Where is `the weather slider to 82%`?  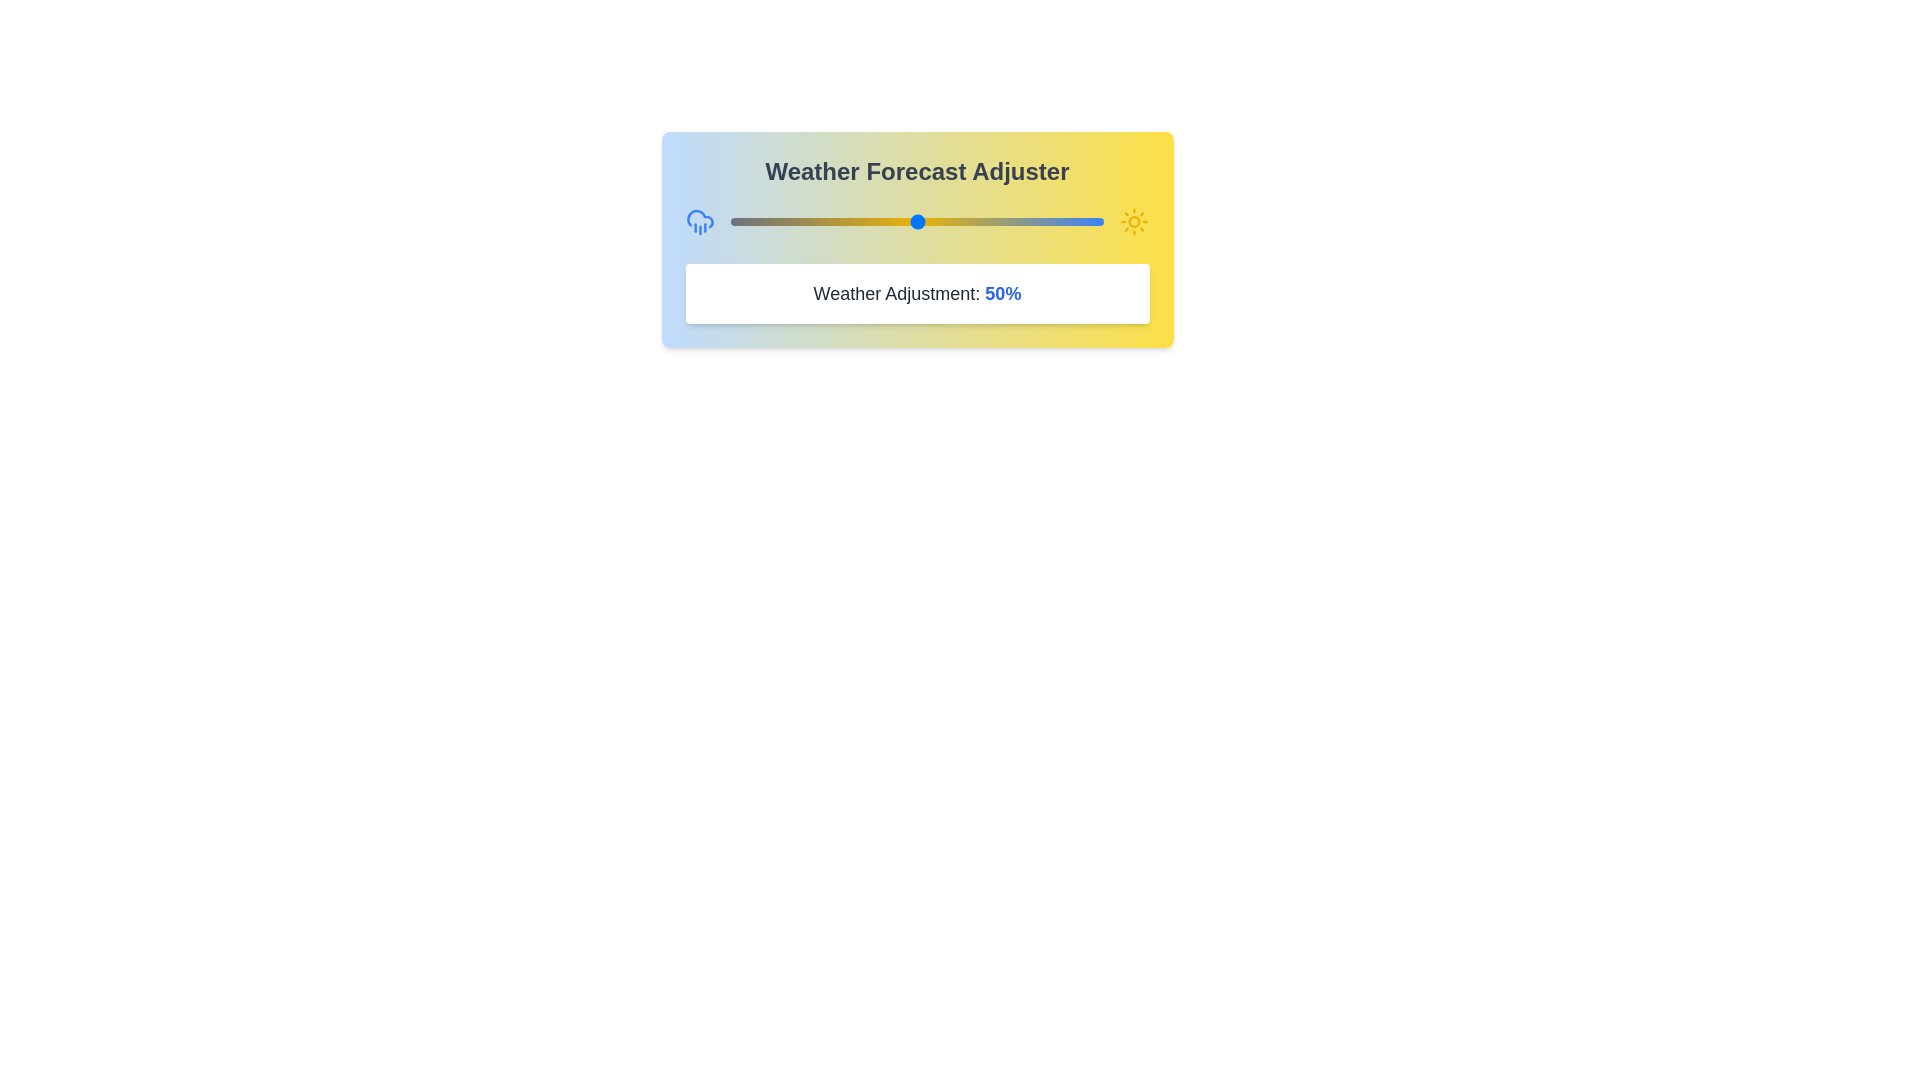 the weather slider to 82% is located at coordinates (1037, 222).